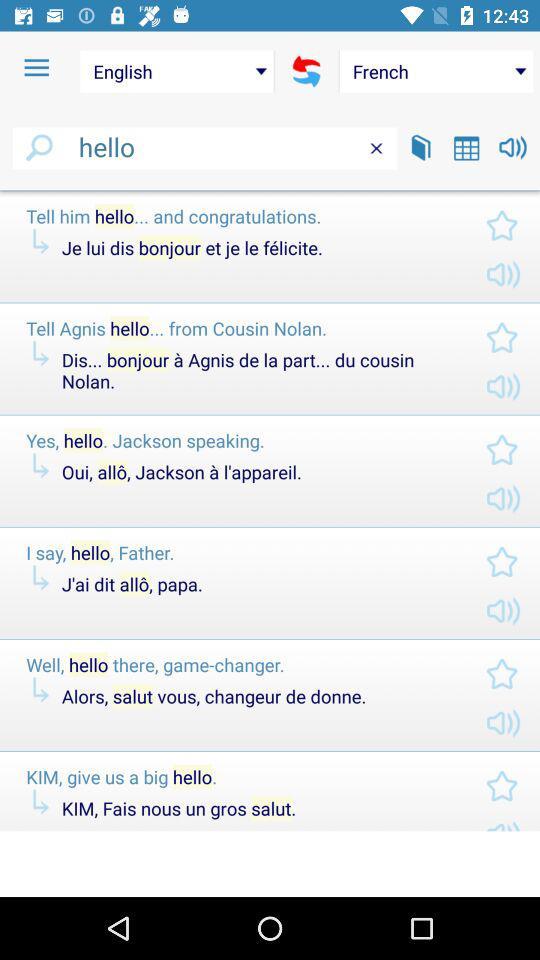  Describe the element at coordinates (306, 71) in the screenshot. I see `the item to the right of the english item` at that location.